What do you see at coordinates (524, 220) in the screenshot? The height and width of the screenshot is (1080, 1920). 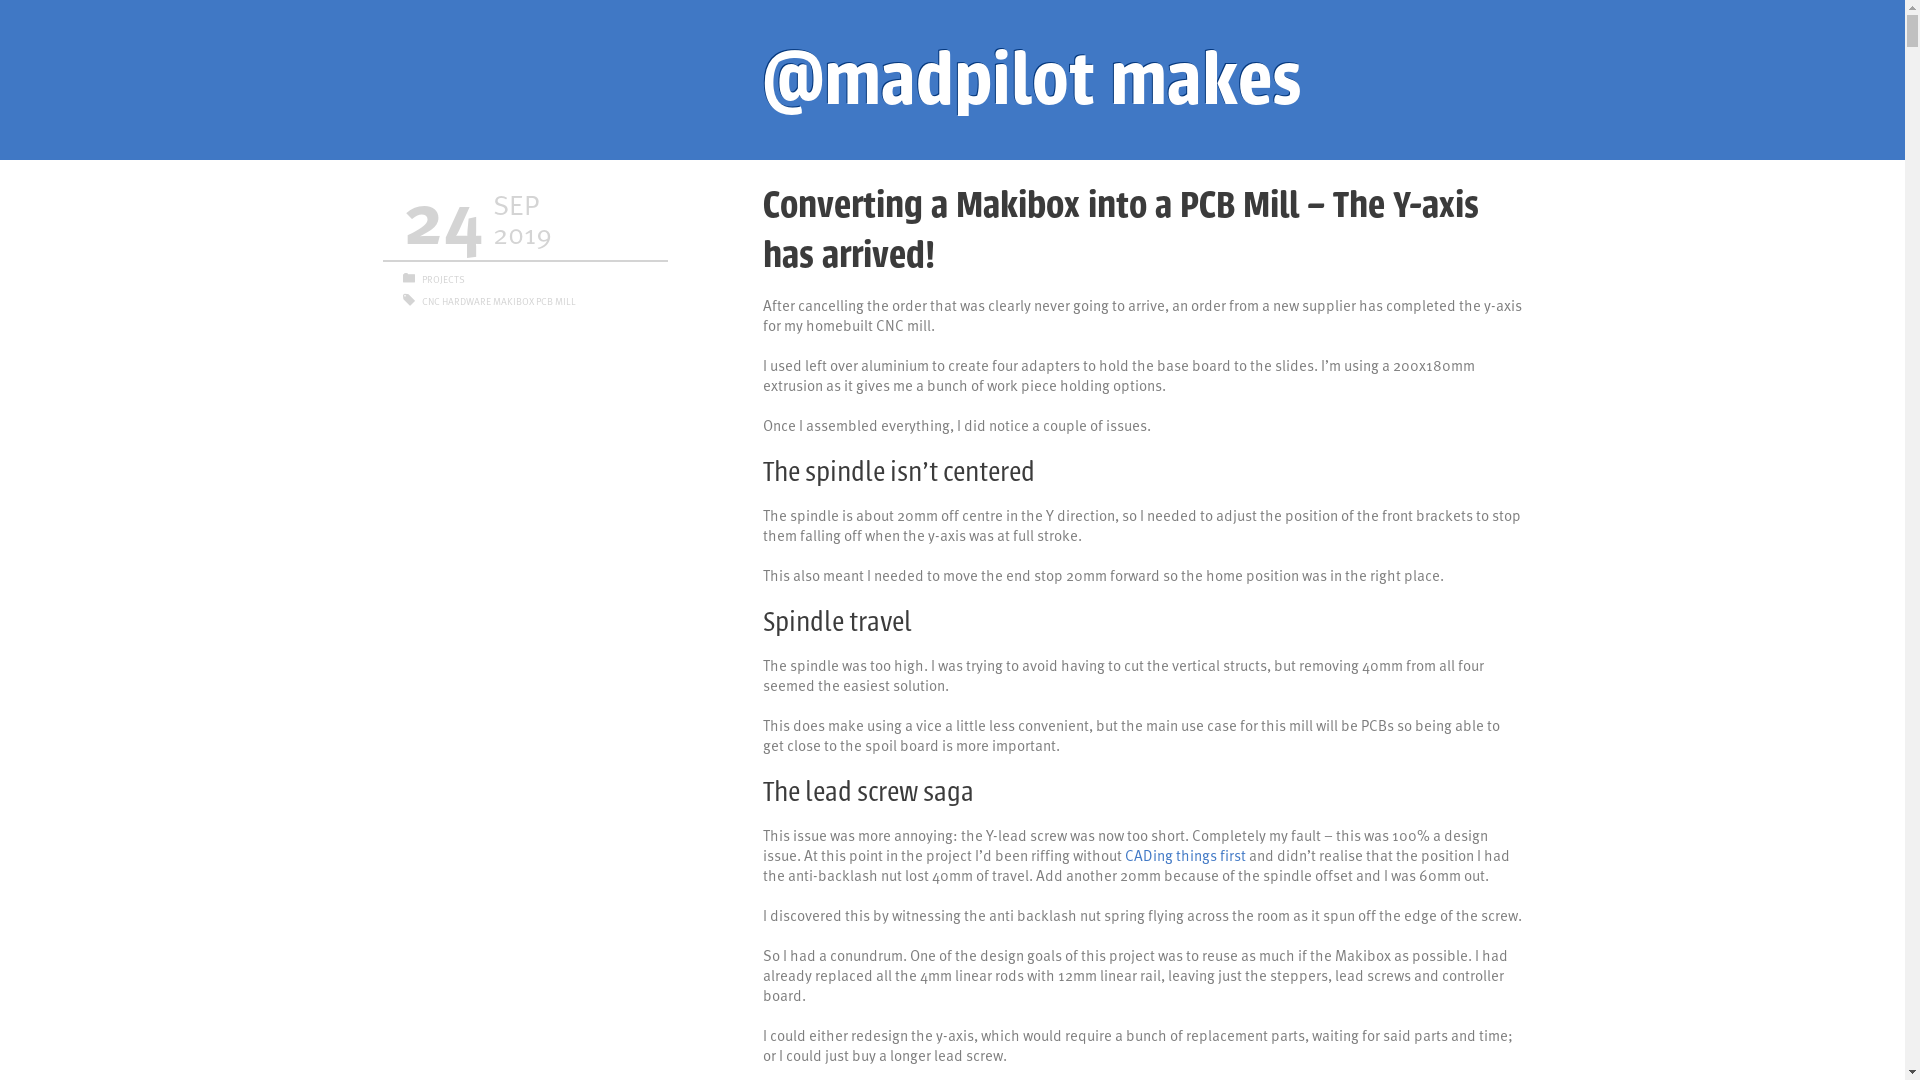 I see `'24` at bounding box center [524, 220].